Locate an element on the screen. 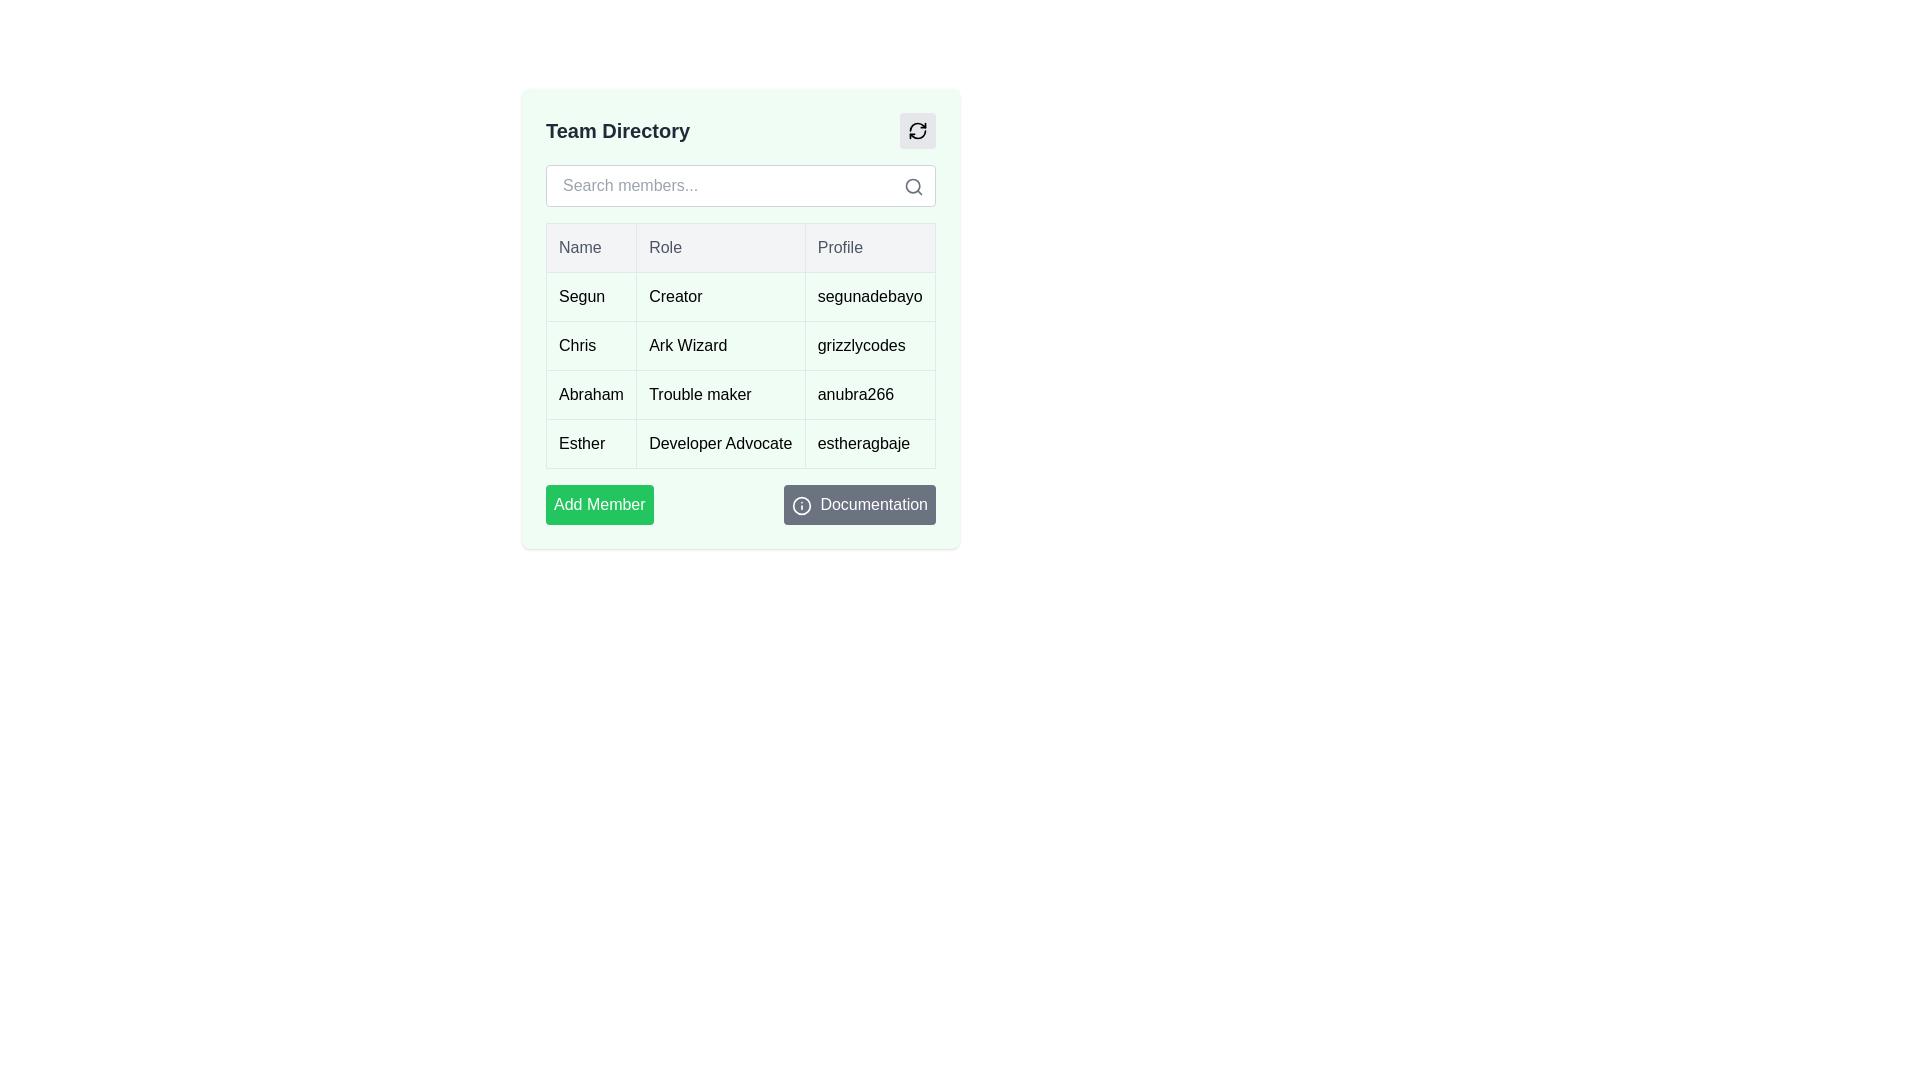  the third row in the 'Team Directory' section that provides information about a team member, specifically their name, role, and profile identifier is located at coordinates (739, 394).